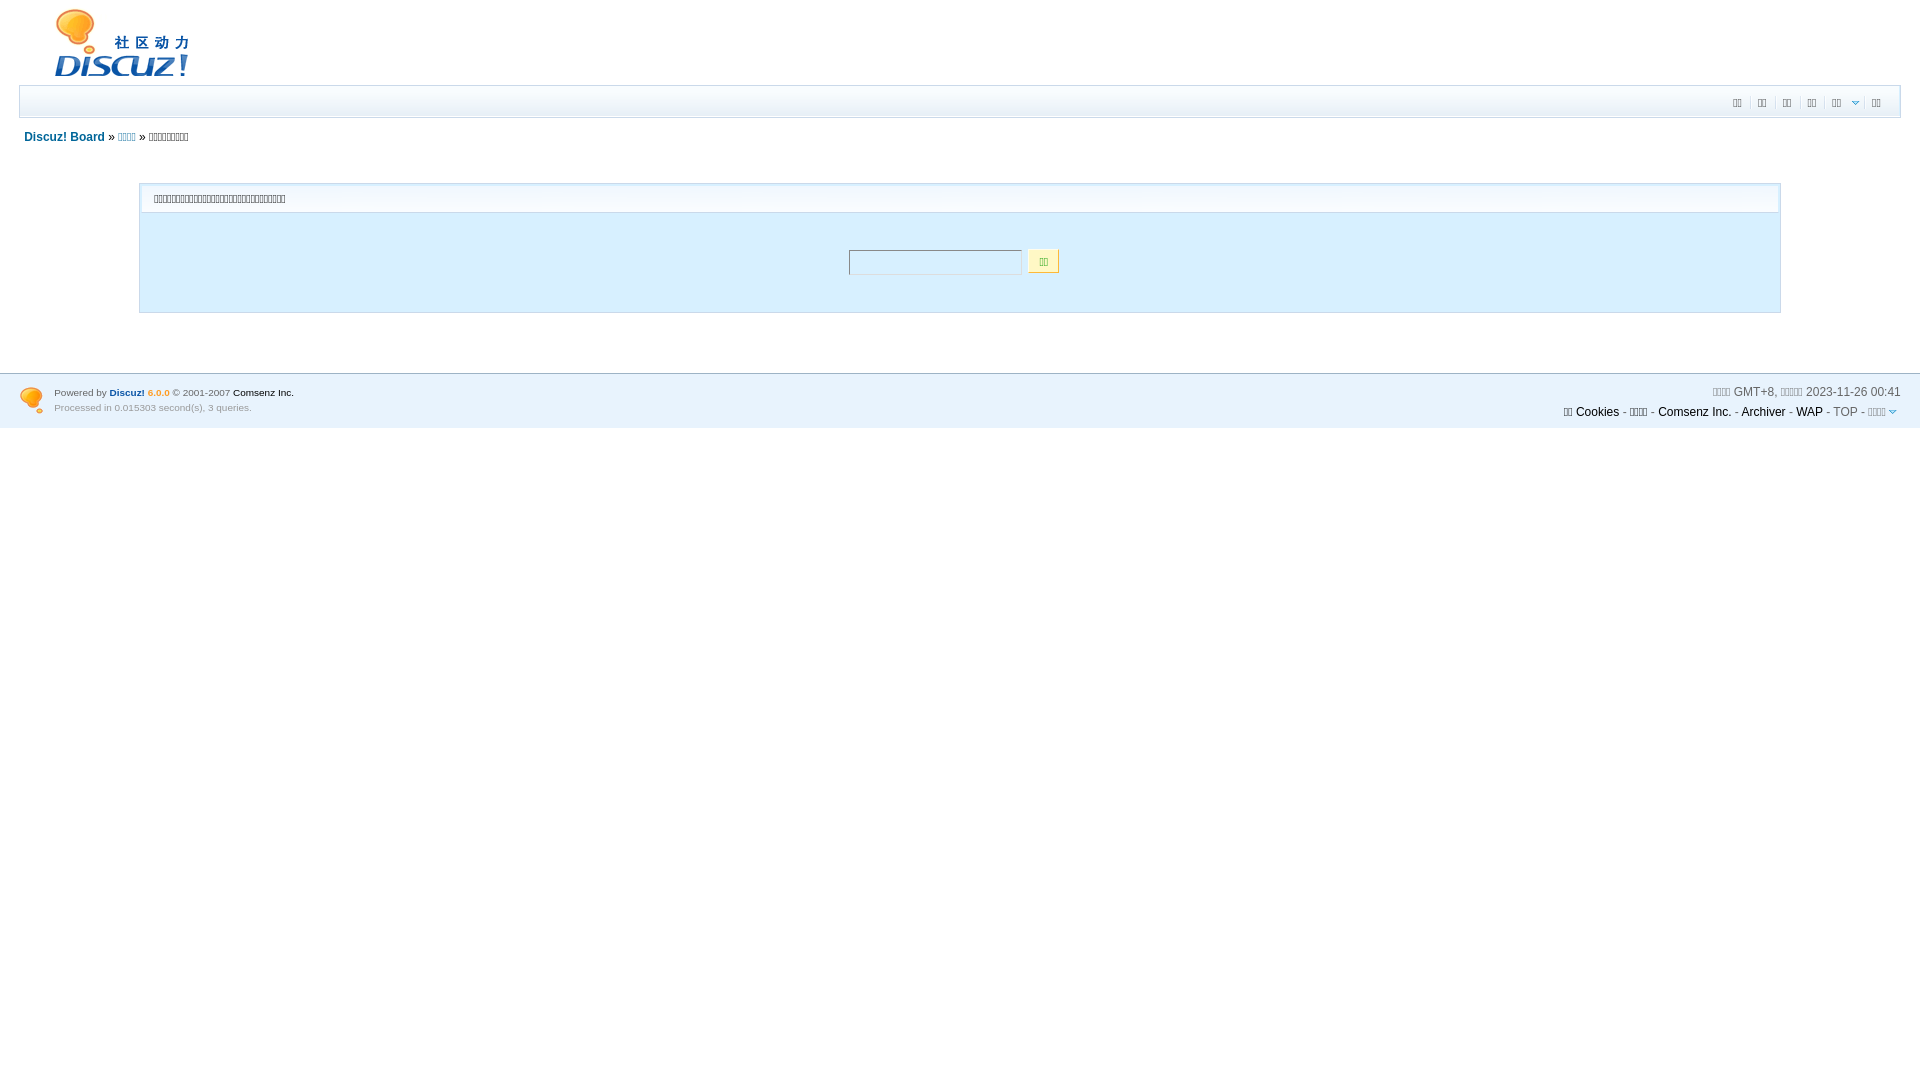 This screenshot has width=1920, height=1080. I want to click on 'Discuz! Board', so click(64, 136).